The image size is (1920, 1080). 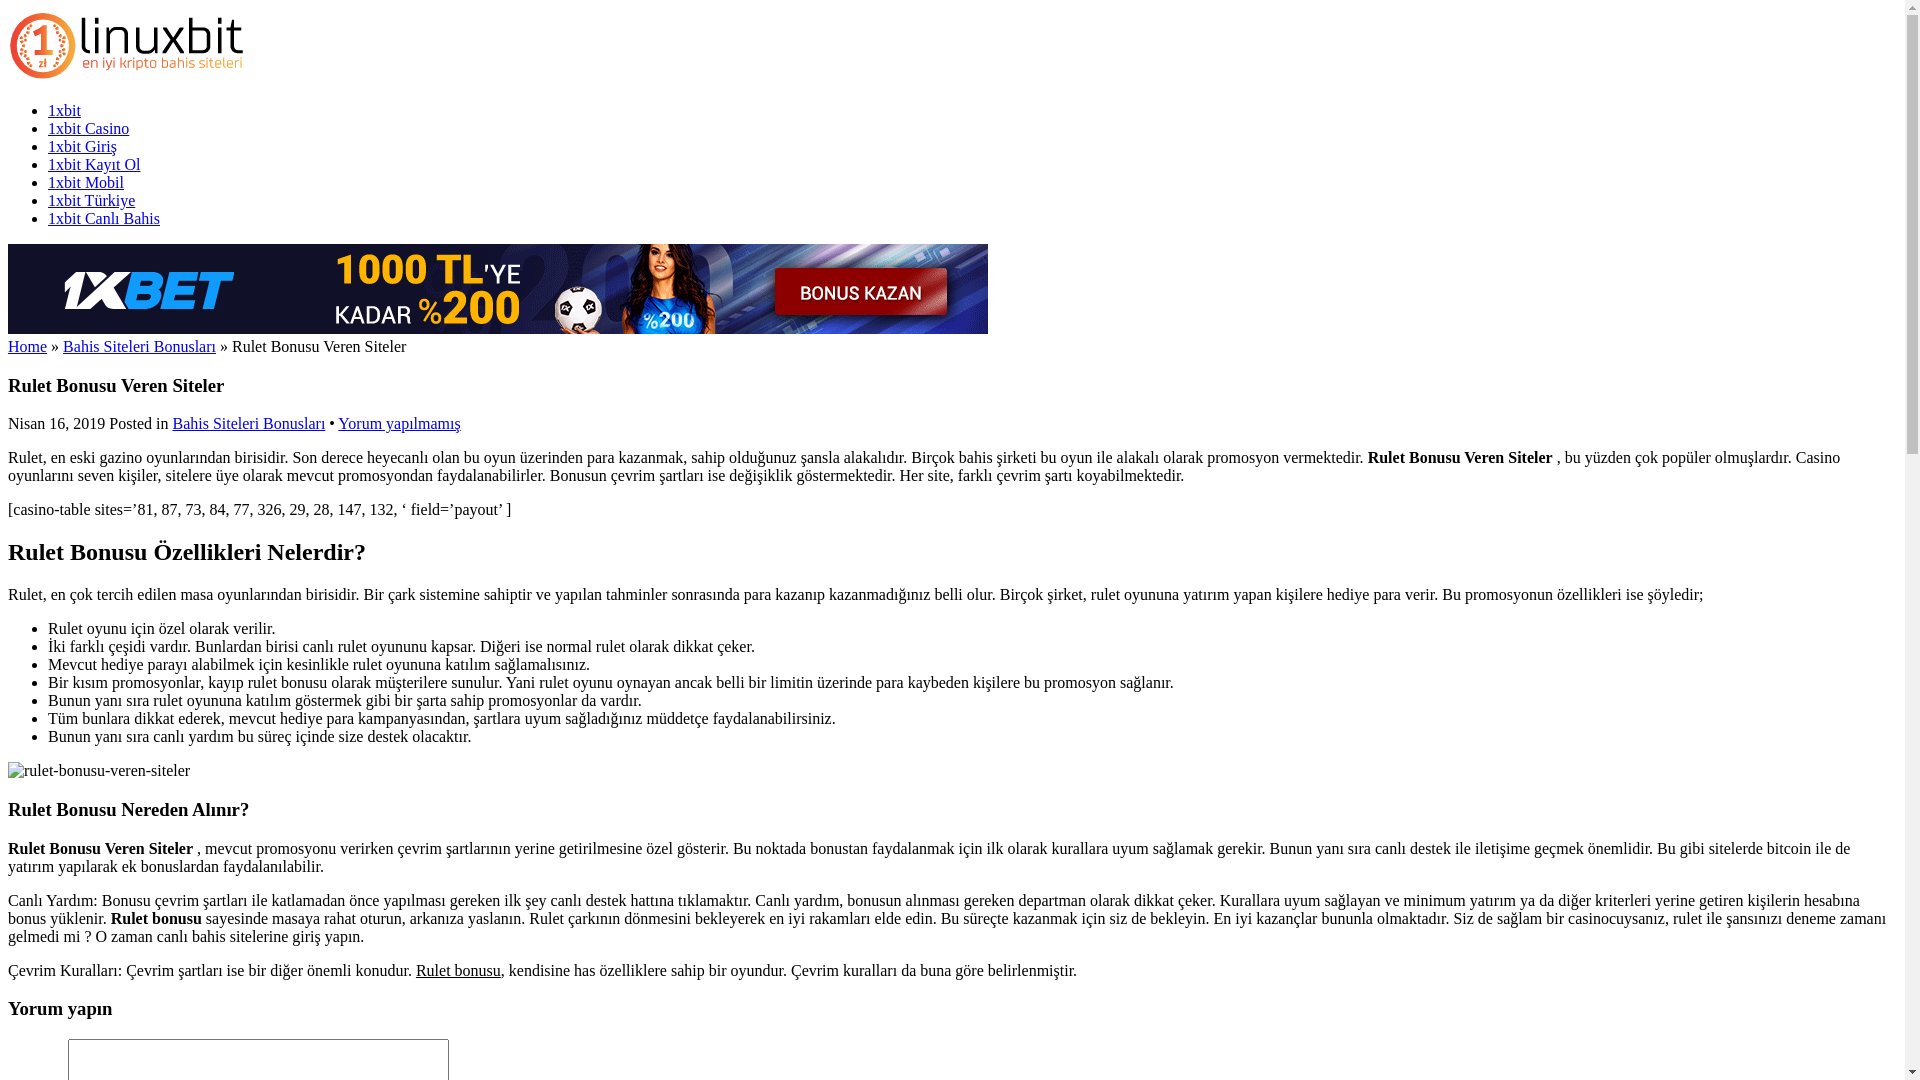 I want to click on 'Home', so click(x=27, y=345).